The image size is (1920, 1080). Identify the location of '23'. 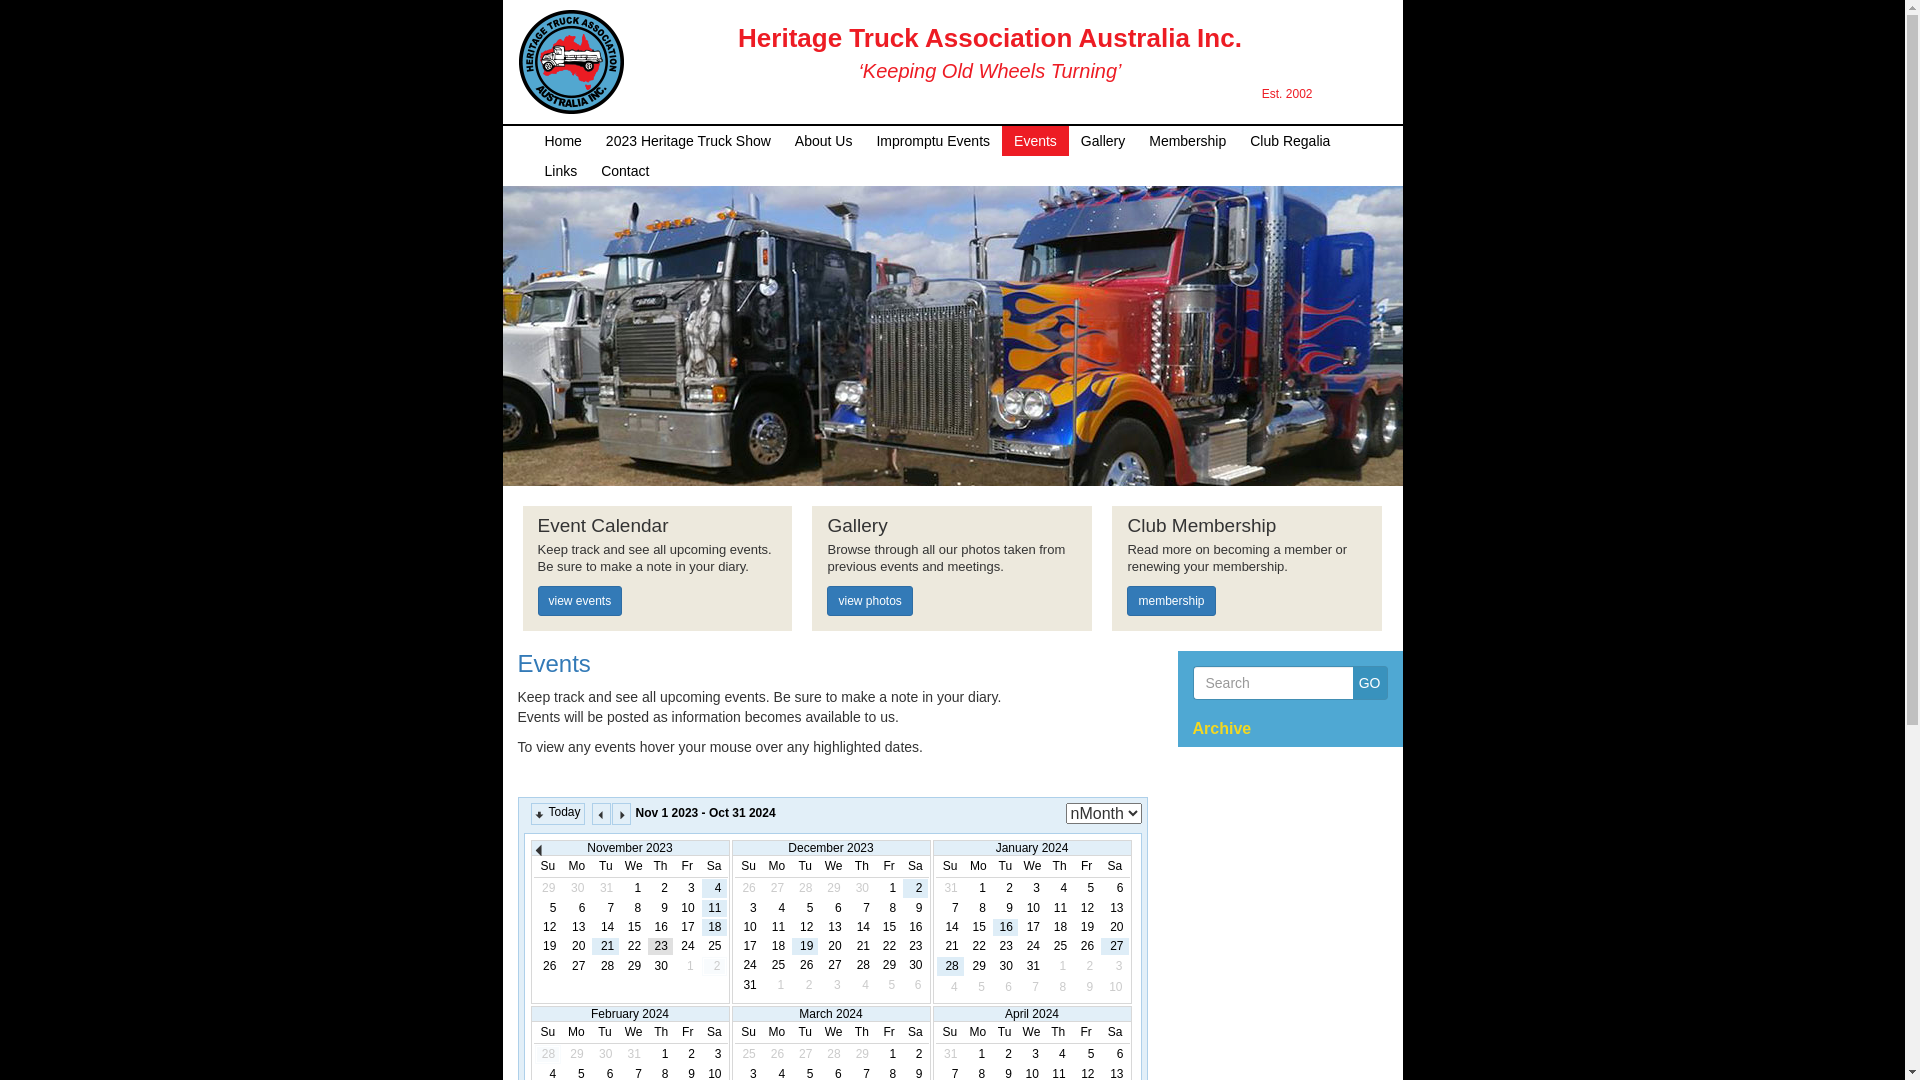
(1005, 945).